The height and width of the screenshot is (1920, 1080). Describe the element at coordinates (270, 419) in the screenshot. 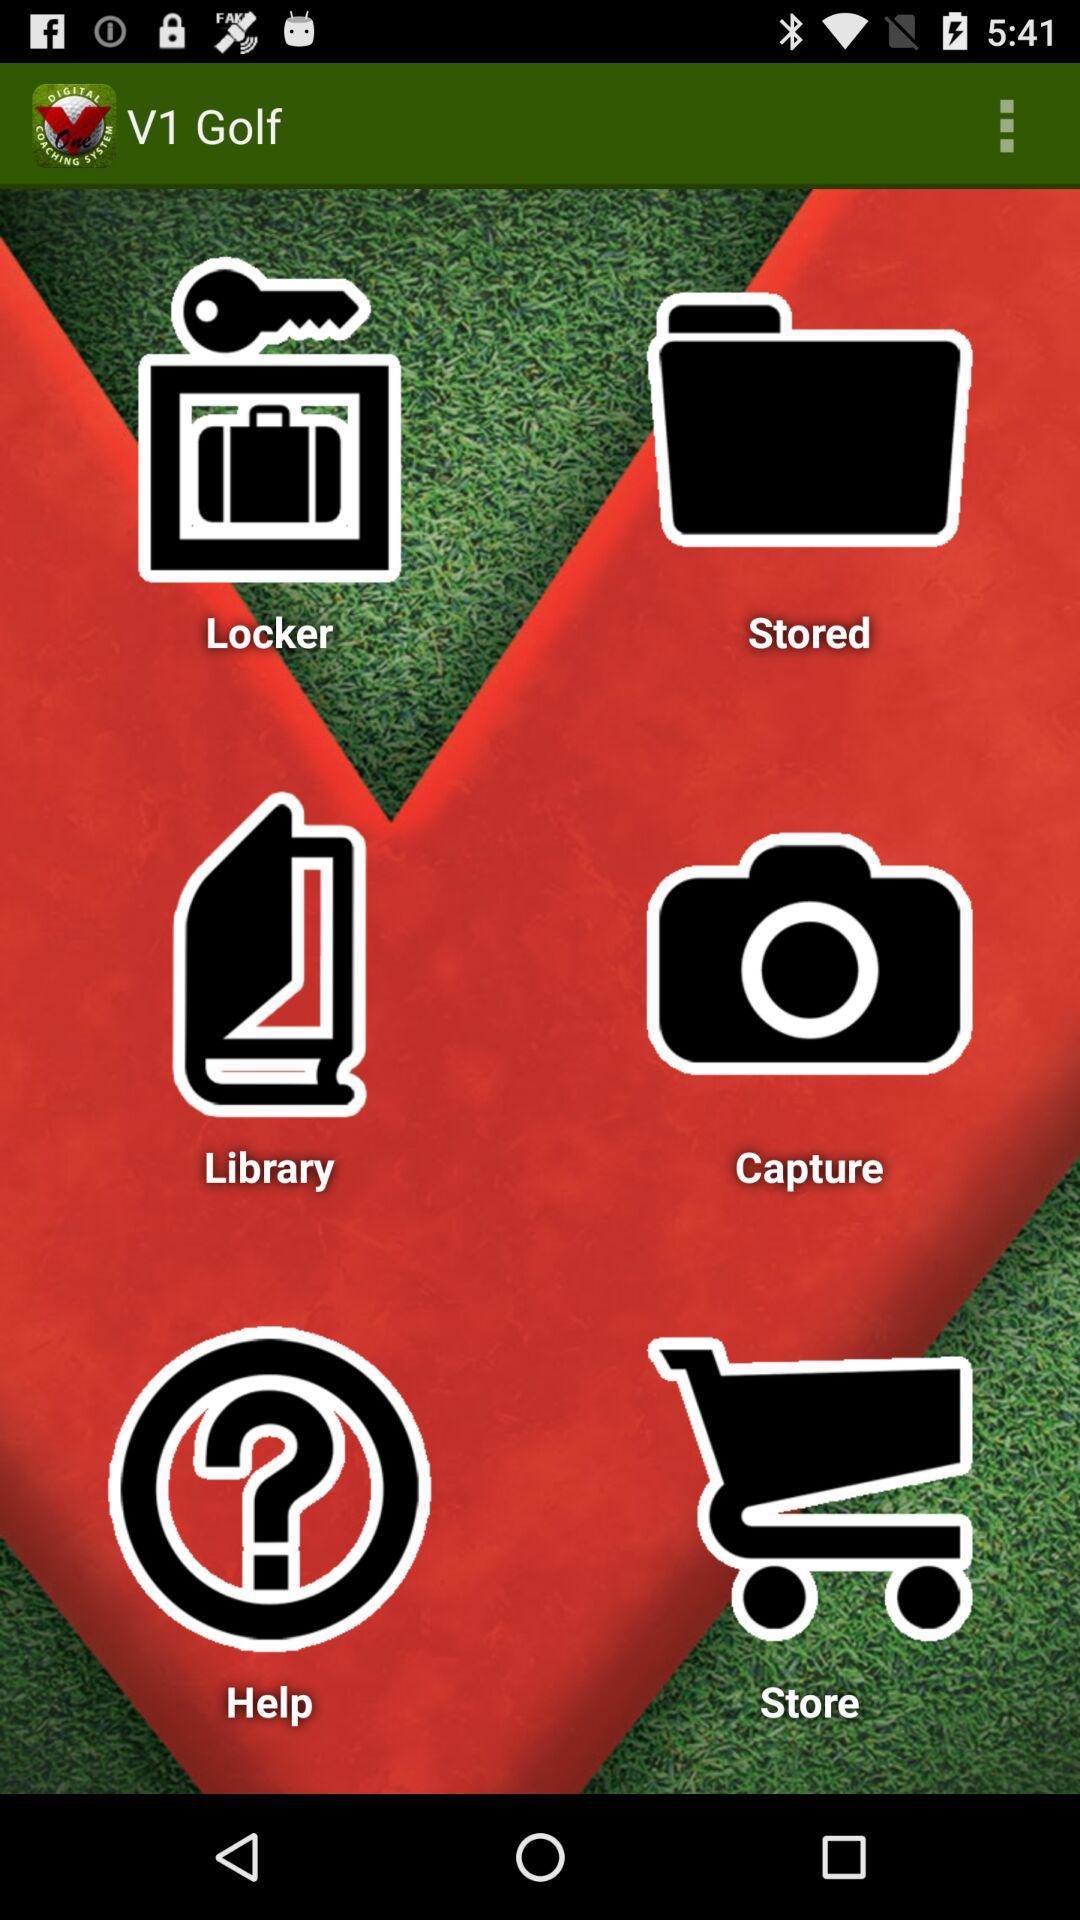

I see `the icon which is above locker` at that location.